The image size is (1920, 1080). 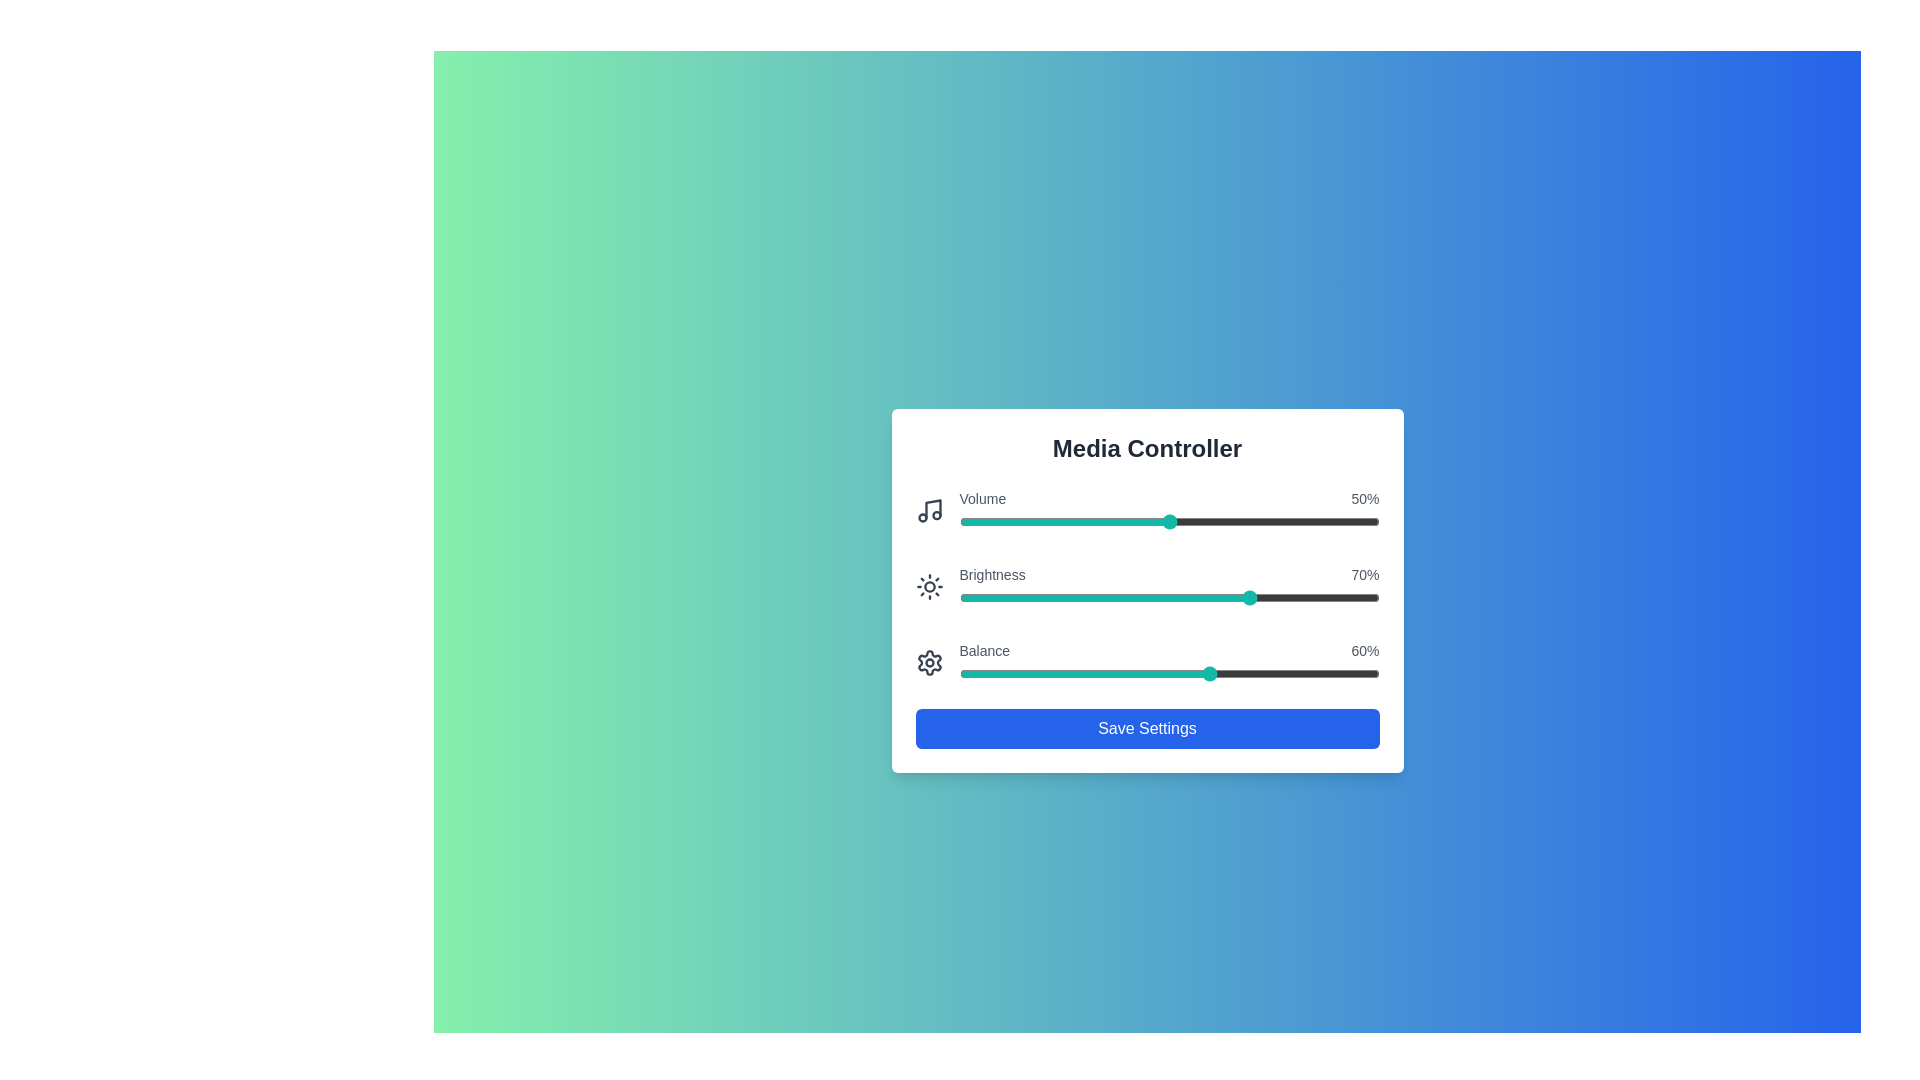 What do you see at coordinates (1135, 674) in the screenshot?
I see `the balance slider handle to set the balance to 42%` at bounding box center [1135, 674].